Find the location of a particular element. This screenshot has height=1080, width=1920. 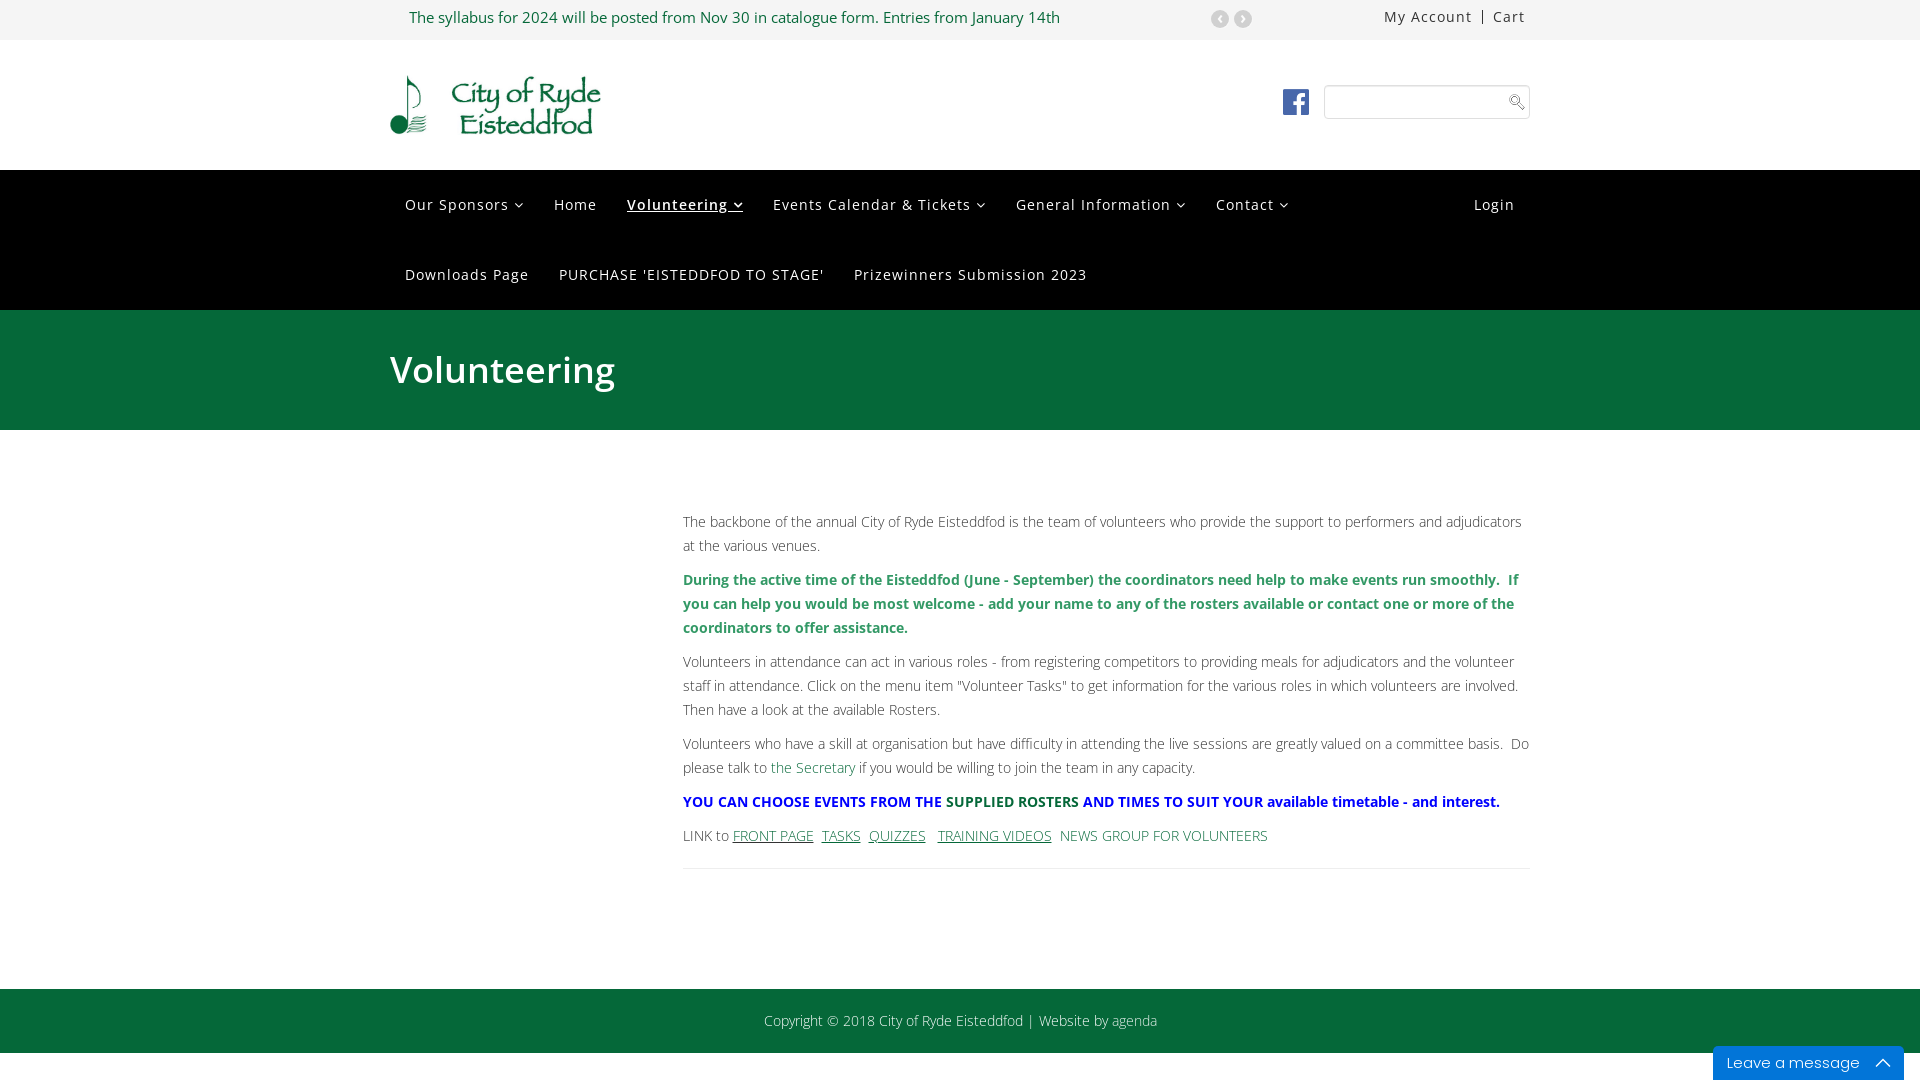

'Prizewinners Submission 2023' is located at coordinates (970, 274).